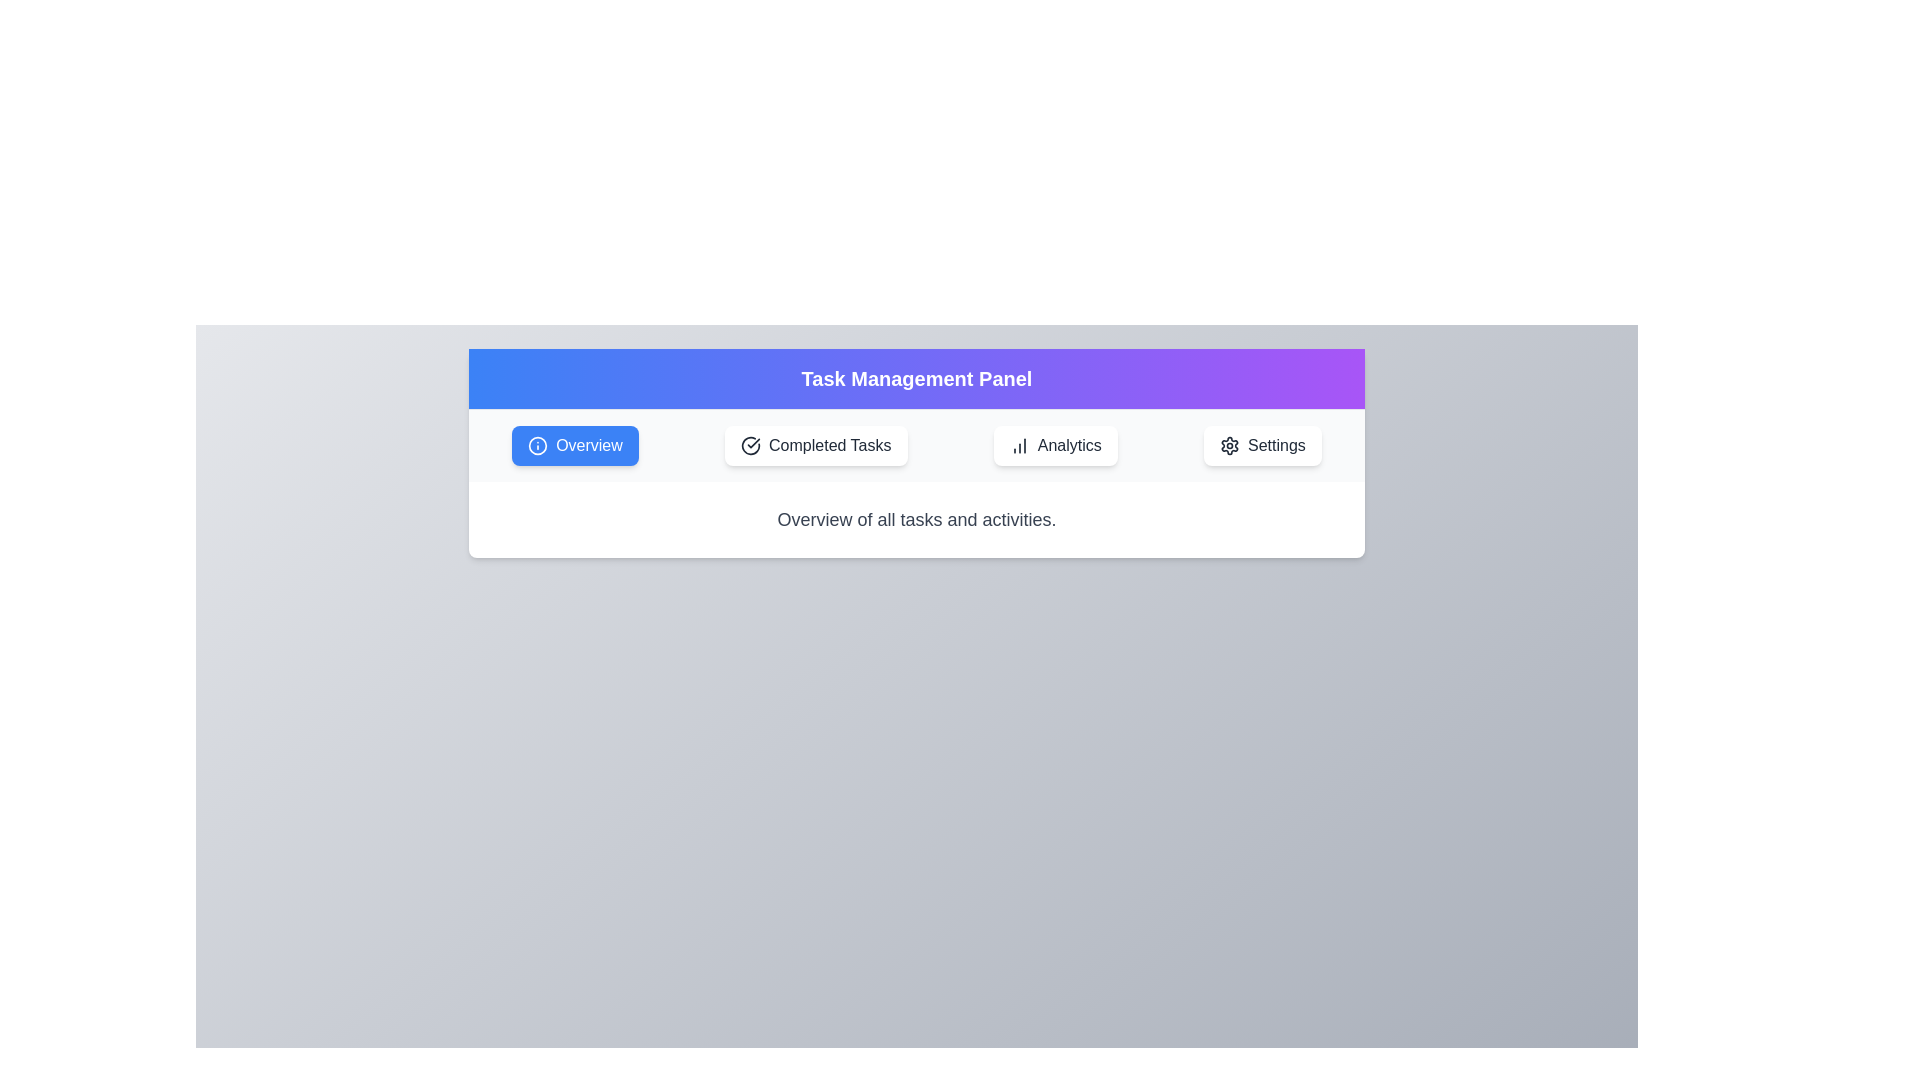 The height and width of the screenshot is (1080, 1920). What do you see at coordinates (574, 445) in the screenshot?
I see `the 'Overview' button located at the top-center of the view, which is the leftmost button in the horizontal menu bar, to observe the scaling animation effect` at bounding box center [574, 445].